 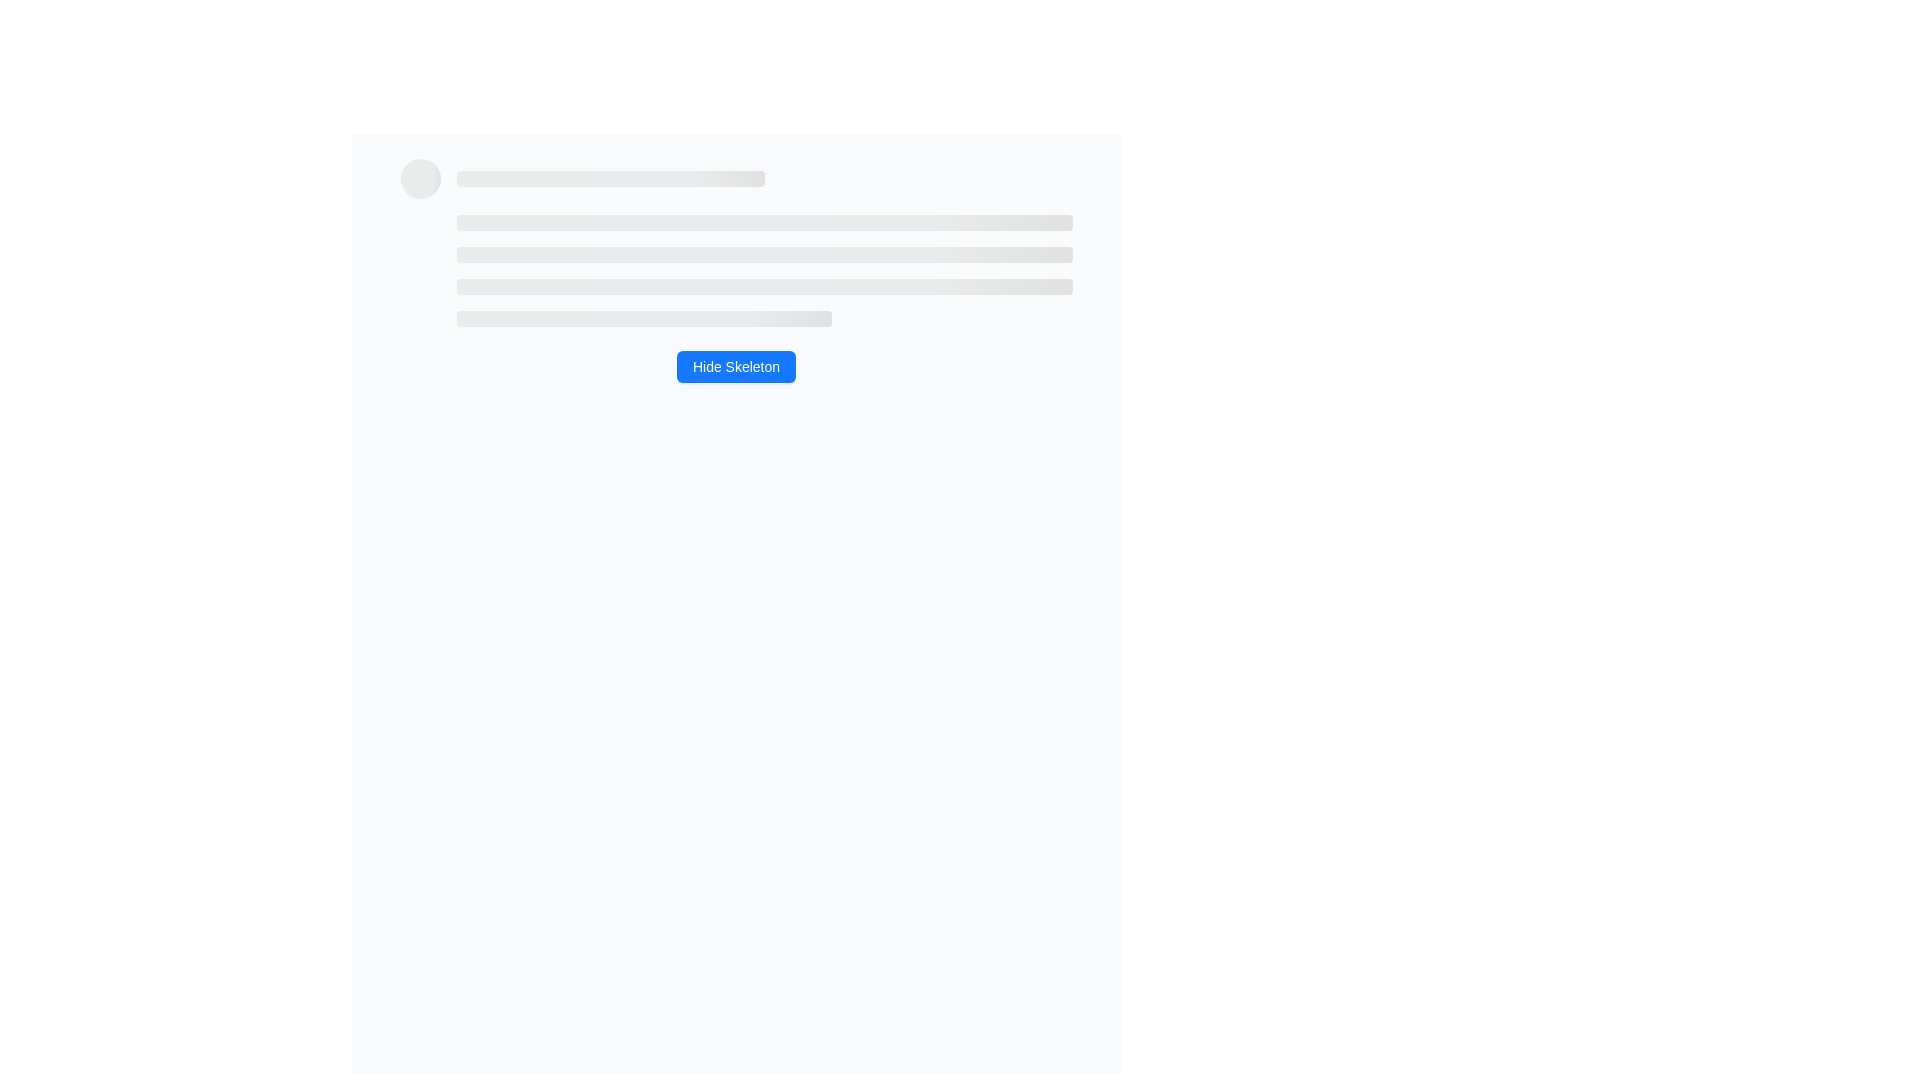 I want to click on the Skeleton loading placeholder, which is the third in a list of four vertically stacked placeholders, centrally positioned in the interface, so click(x=763, y=286).